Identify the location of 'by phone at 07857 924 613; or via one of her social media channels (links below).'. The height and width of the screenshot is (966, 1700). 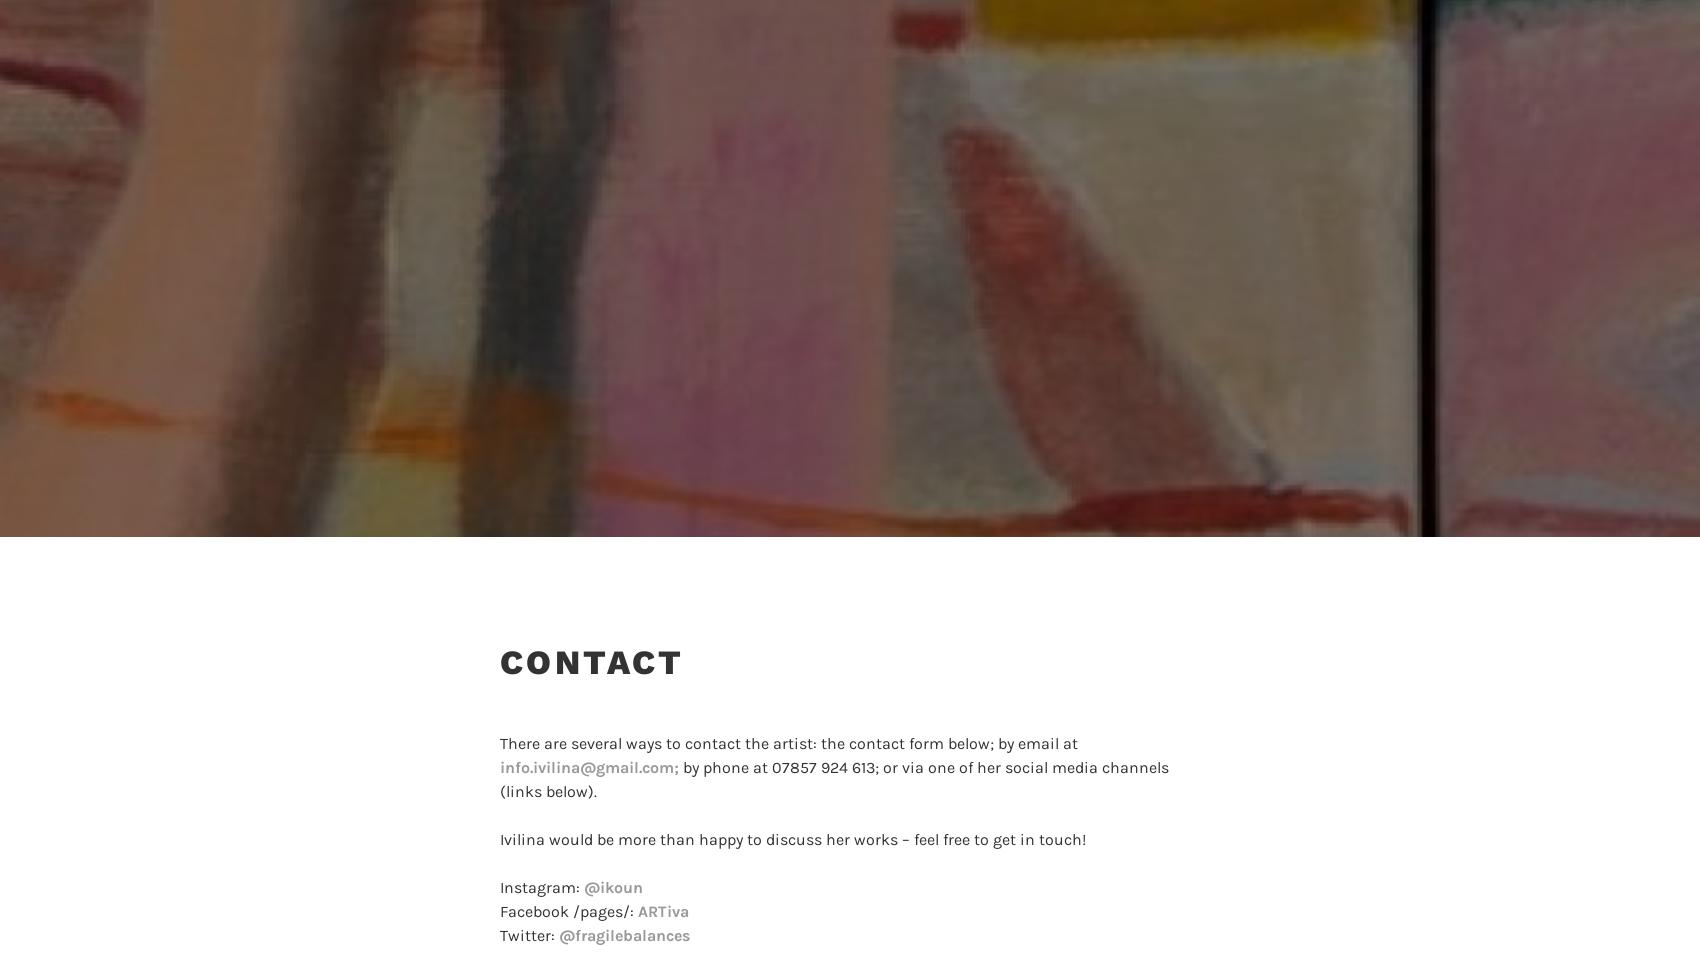
(833, 778).